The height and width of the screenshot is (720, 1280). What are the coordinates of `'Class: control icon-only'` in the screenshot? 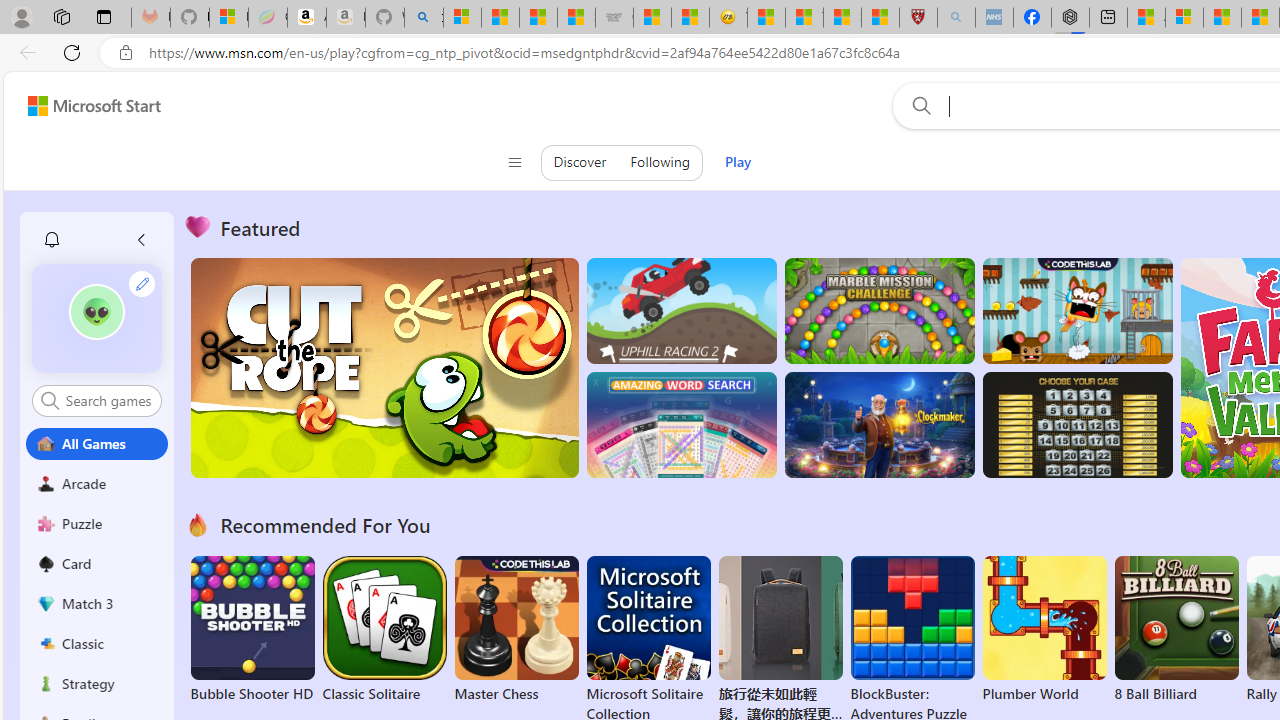 It's located at (514, 162).